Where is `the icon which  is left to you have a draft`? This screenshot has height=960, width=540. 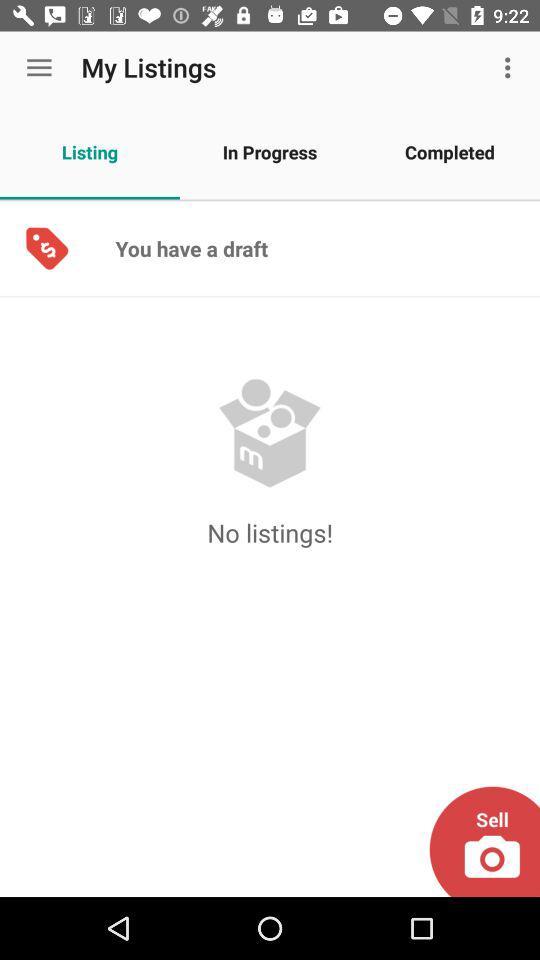
the icon which  is left to you have a draft is located at coordinates (46, 248).